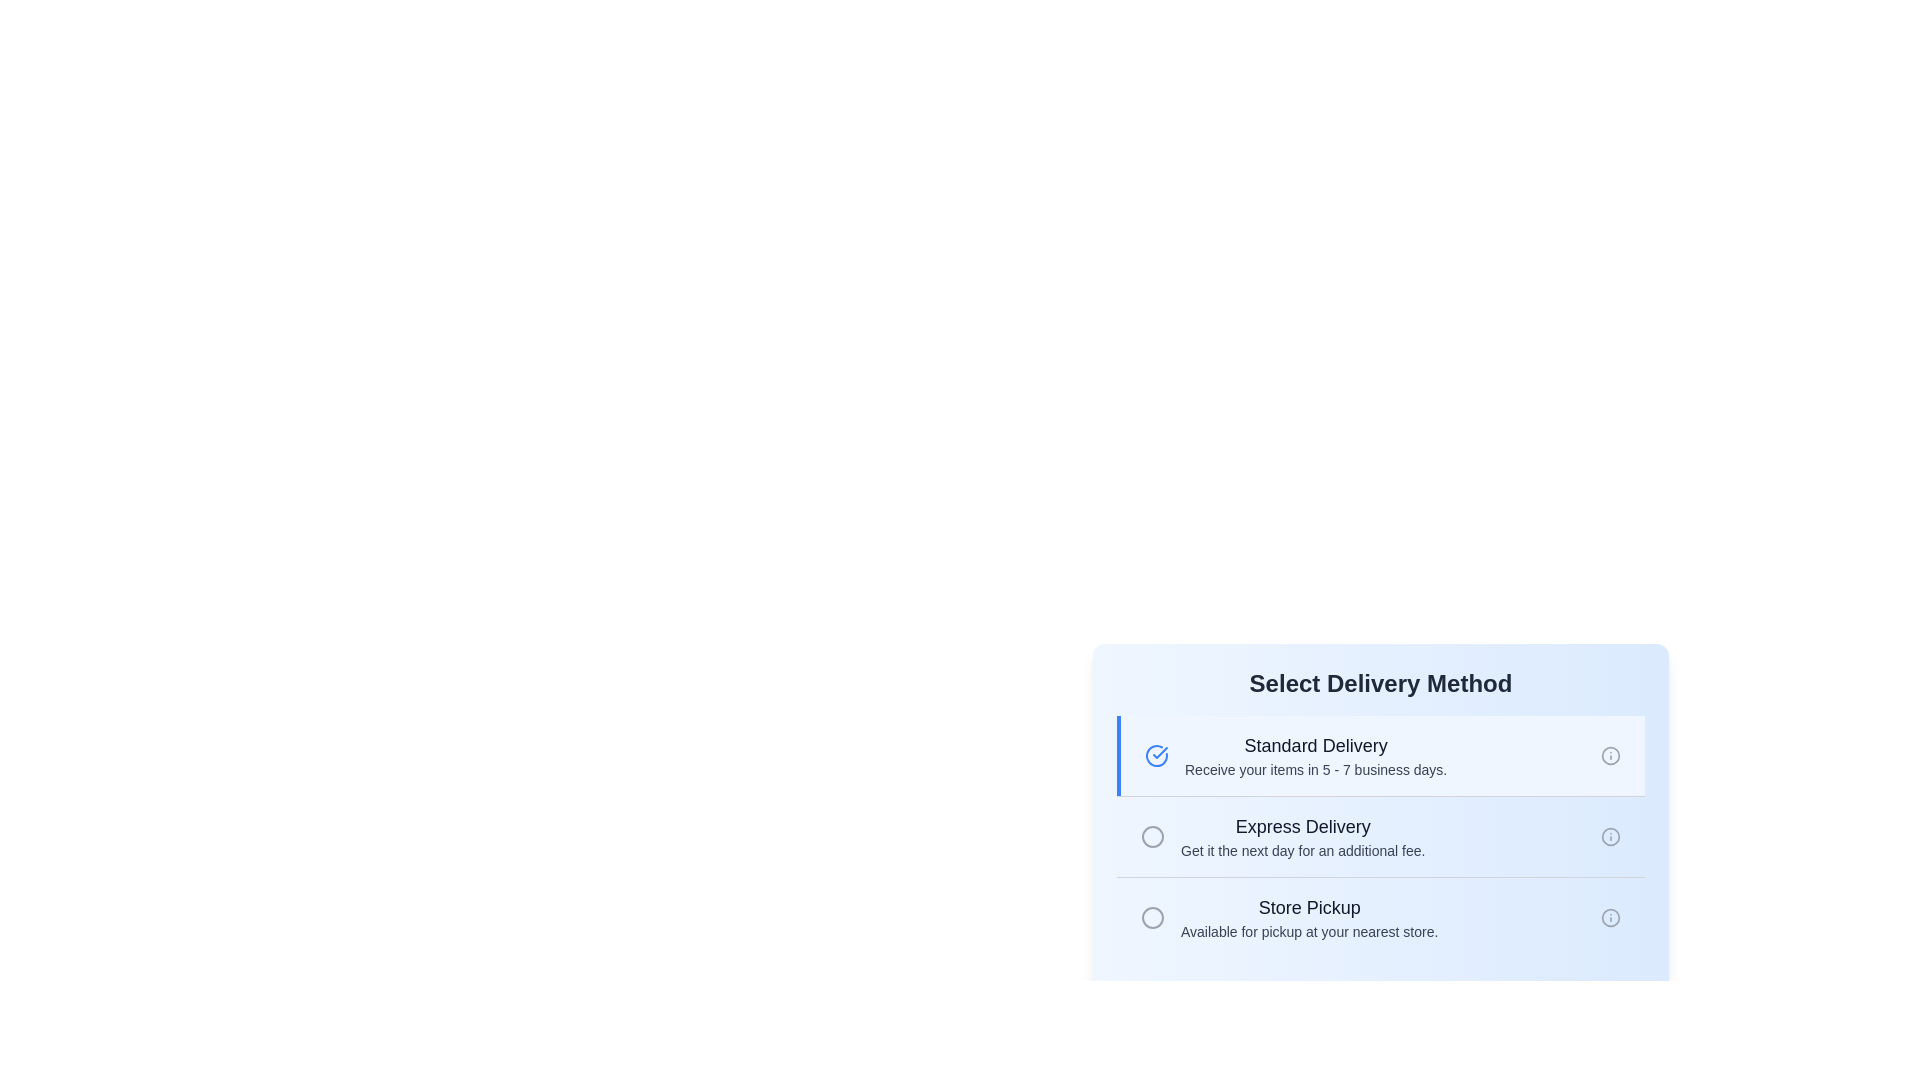 The image size is (1920, 1080). Describe the element at coordinates (1303, 851) in the screenshot. I see `the text label that reads 'Get it the next day for an additional fee.', which is located below the heading 'Express Delivery' in the delivery method selection card` at that location.